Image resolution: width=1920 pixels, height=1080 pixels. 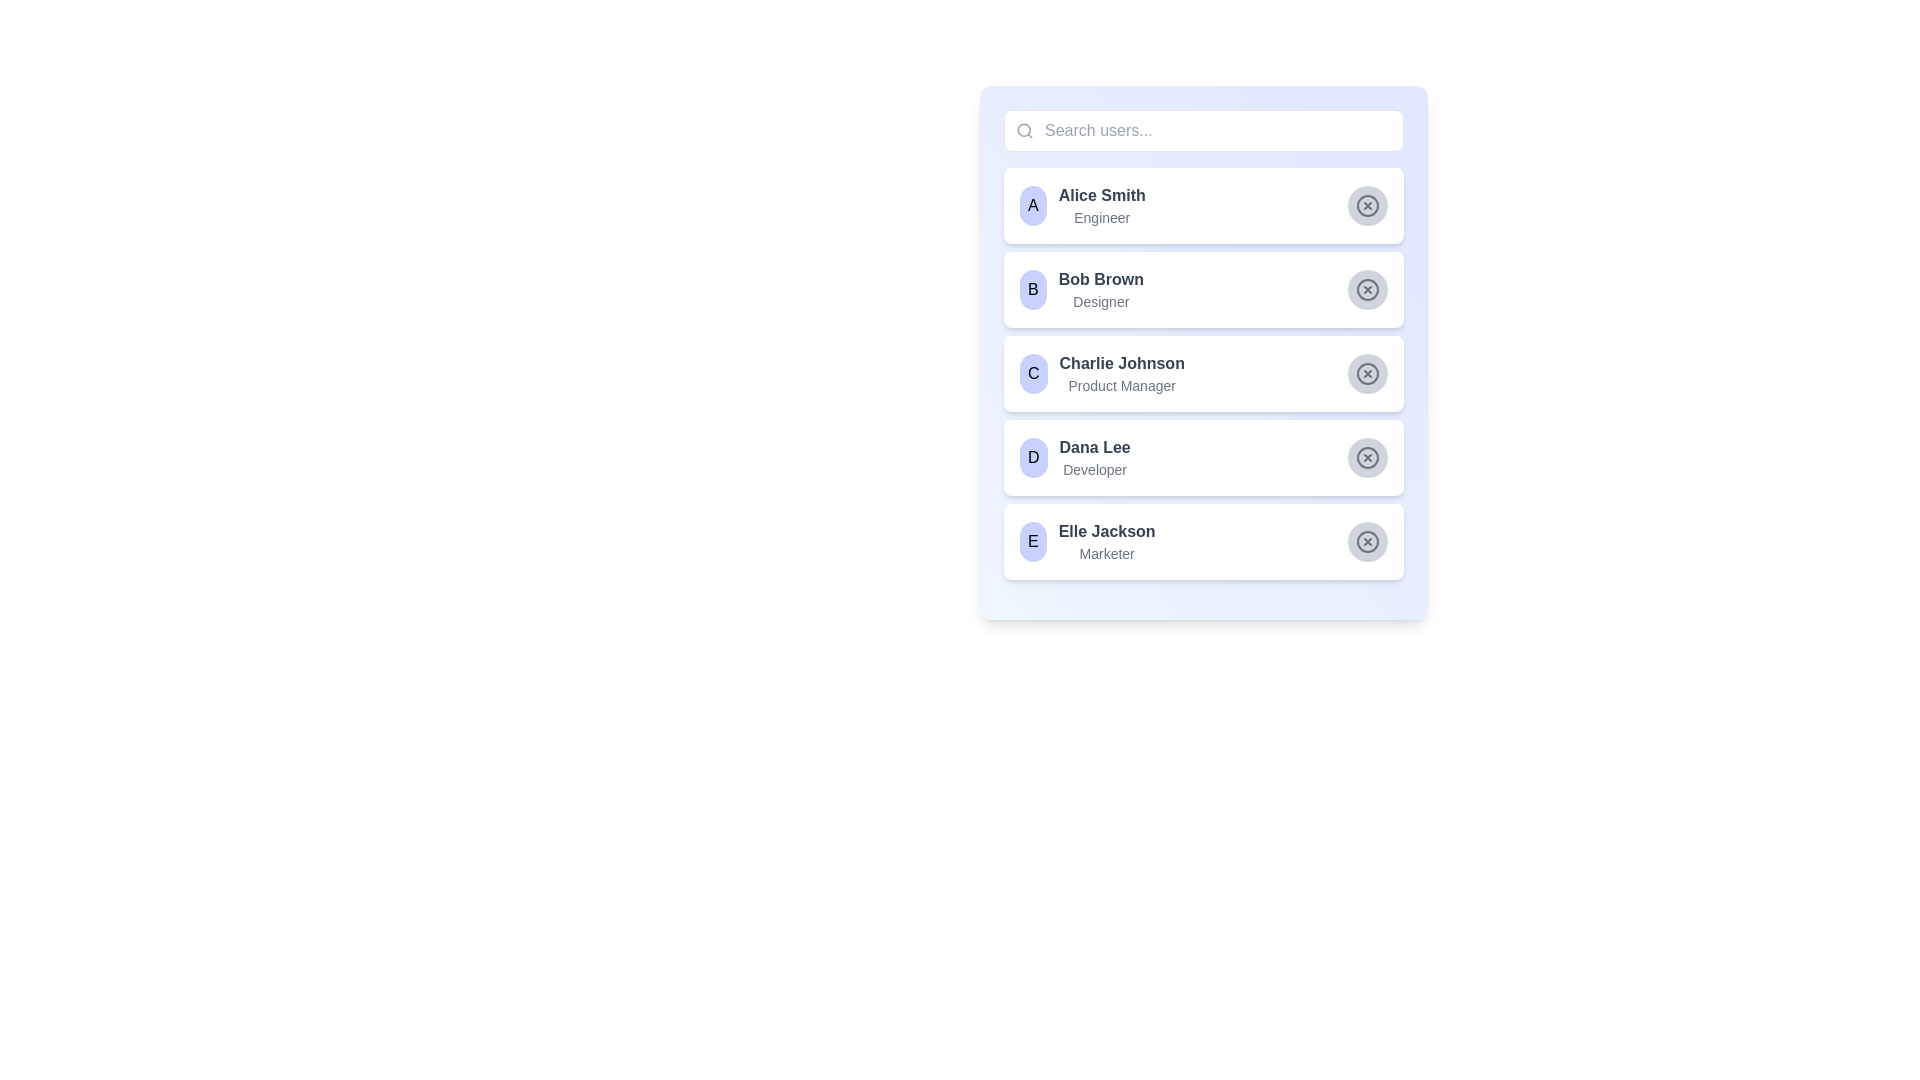 I want to click on to select the user entry represented by the List Item containing an avatar and textual details, which is the fifth item in a vertically stacked list on the right side of the interface, so click(x=1086, y=542).